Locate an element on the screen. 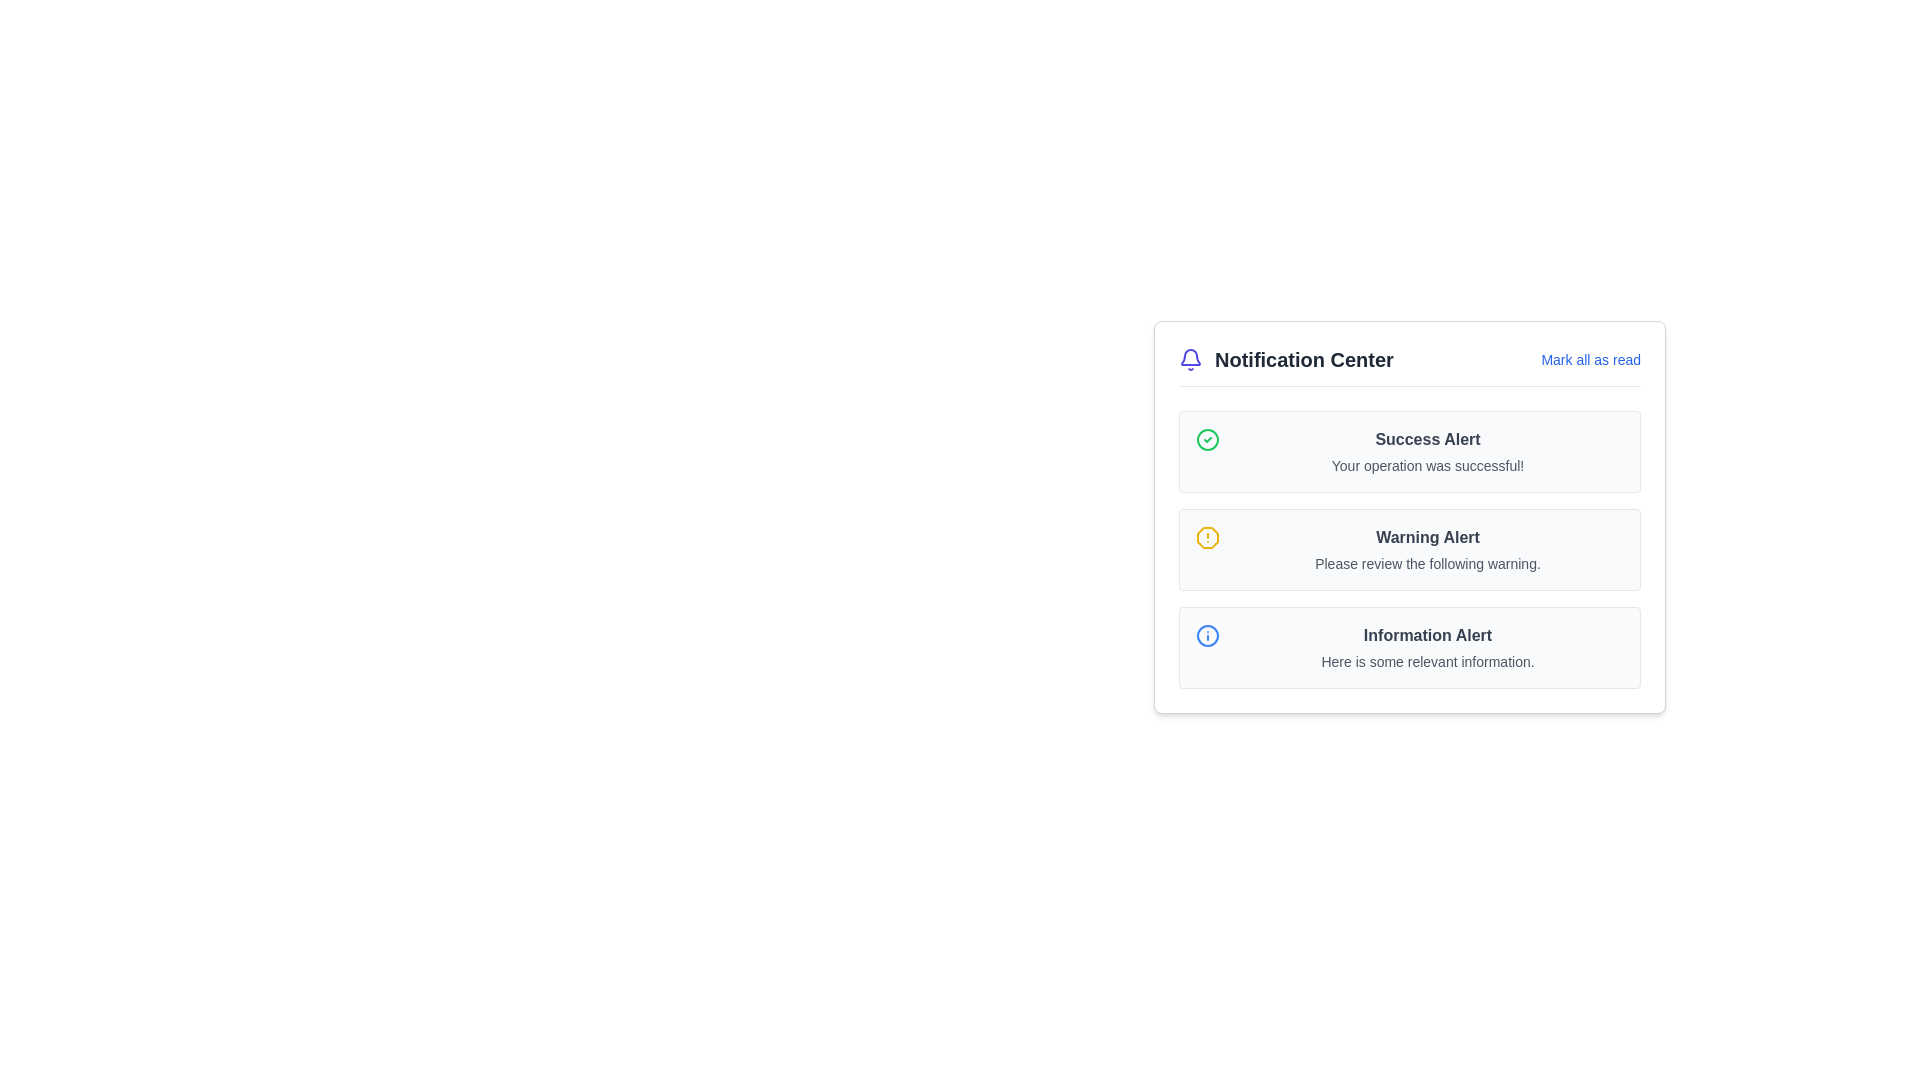 This screenshot has height=1080, width=1920. information from the third Text block with styled heading and subtext in the 'Notification Center', which provides helpful information to the user is located at coordinates (1427, 648).